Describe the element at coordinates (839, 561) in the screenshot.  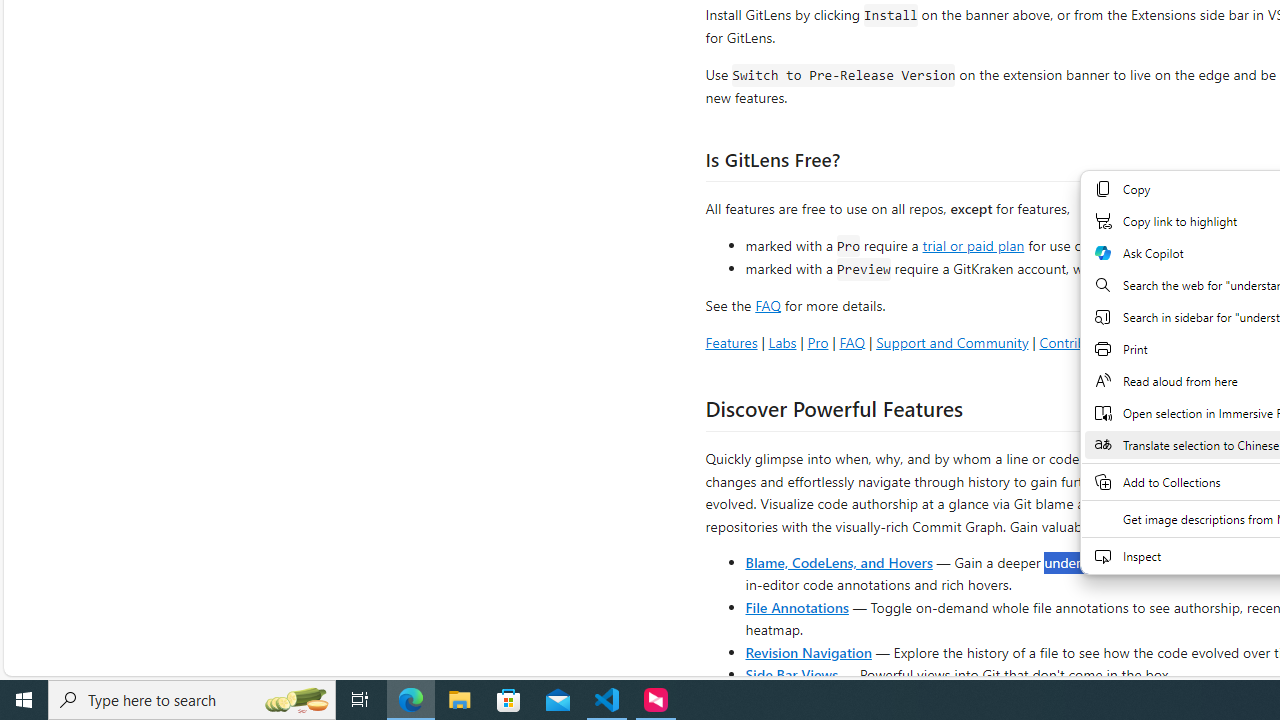
I see `'Blame, CodeLens, and Hovers'` at that location.